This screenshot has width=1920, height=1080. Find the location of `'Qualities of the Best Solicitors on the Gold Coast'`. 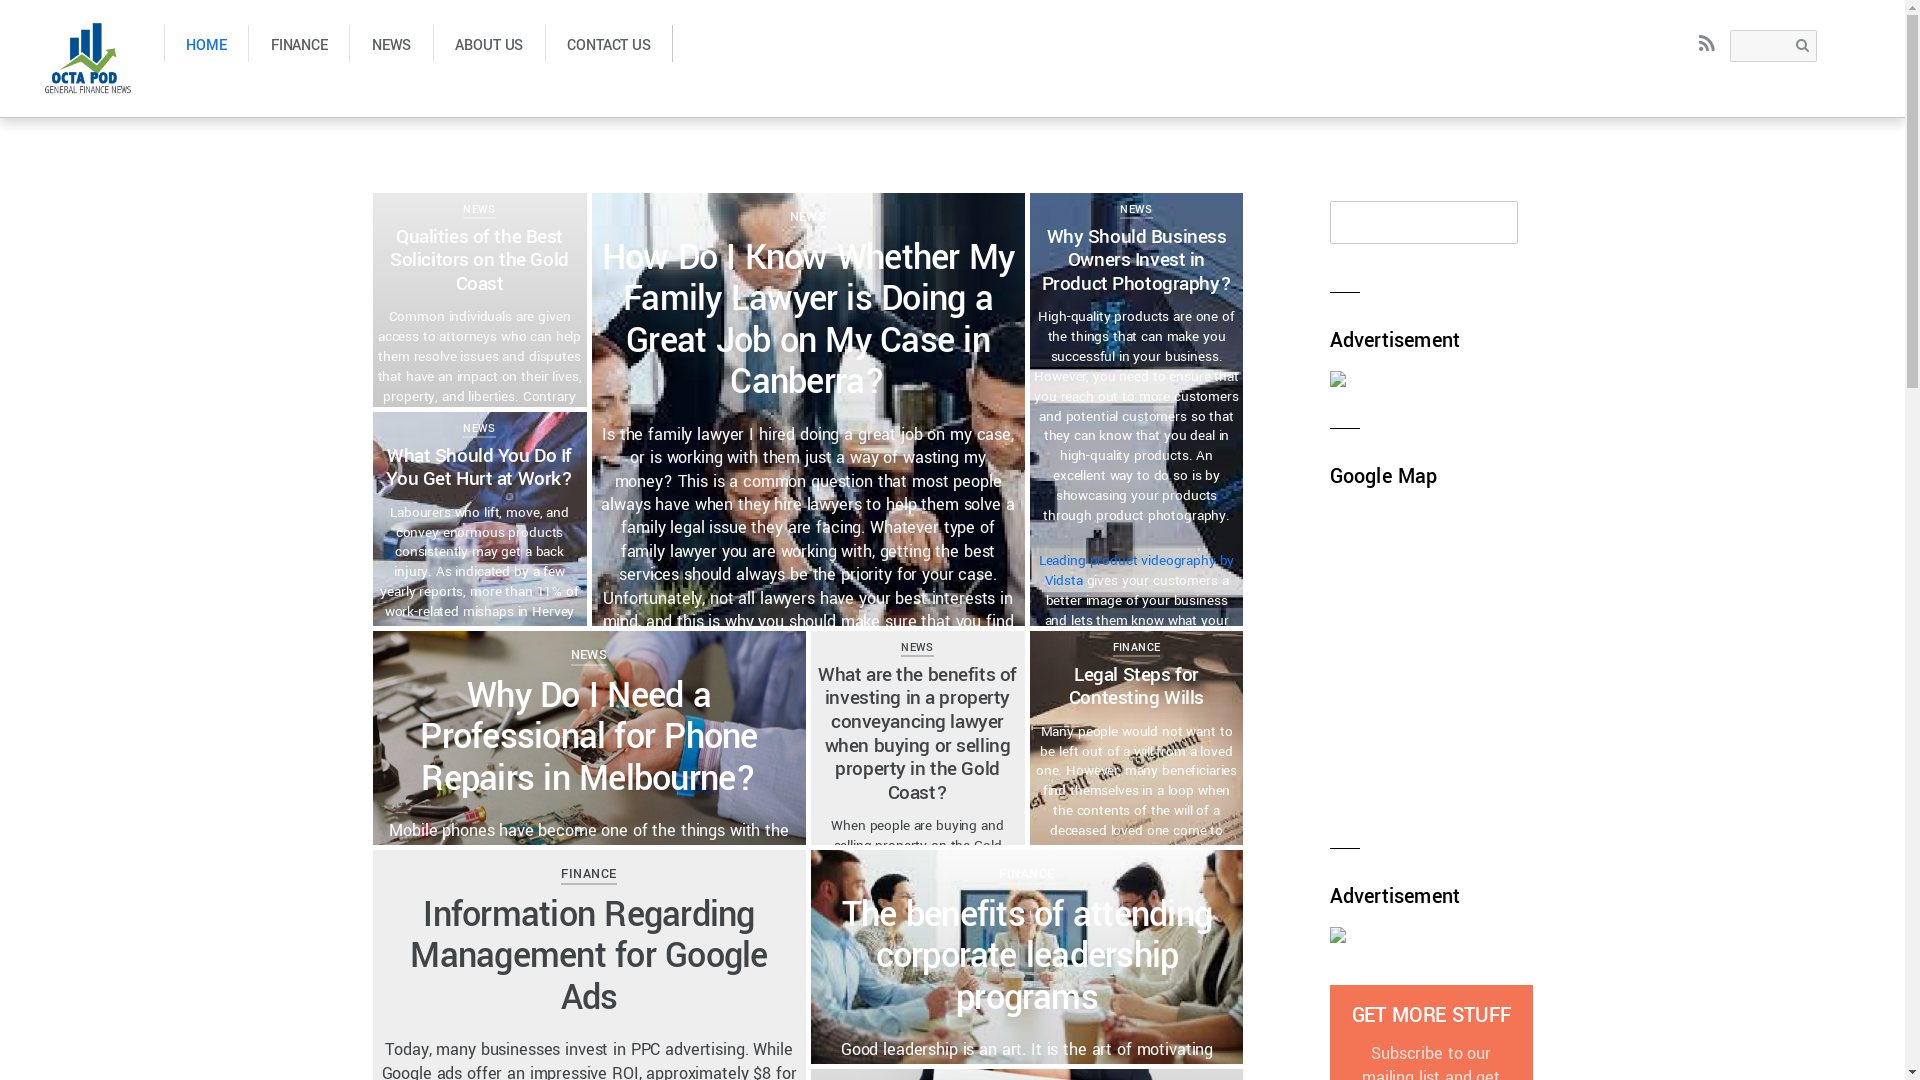

'Qualities of the Best Solicitors on the Gold Coast' is located at coordinates (478, 259).